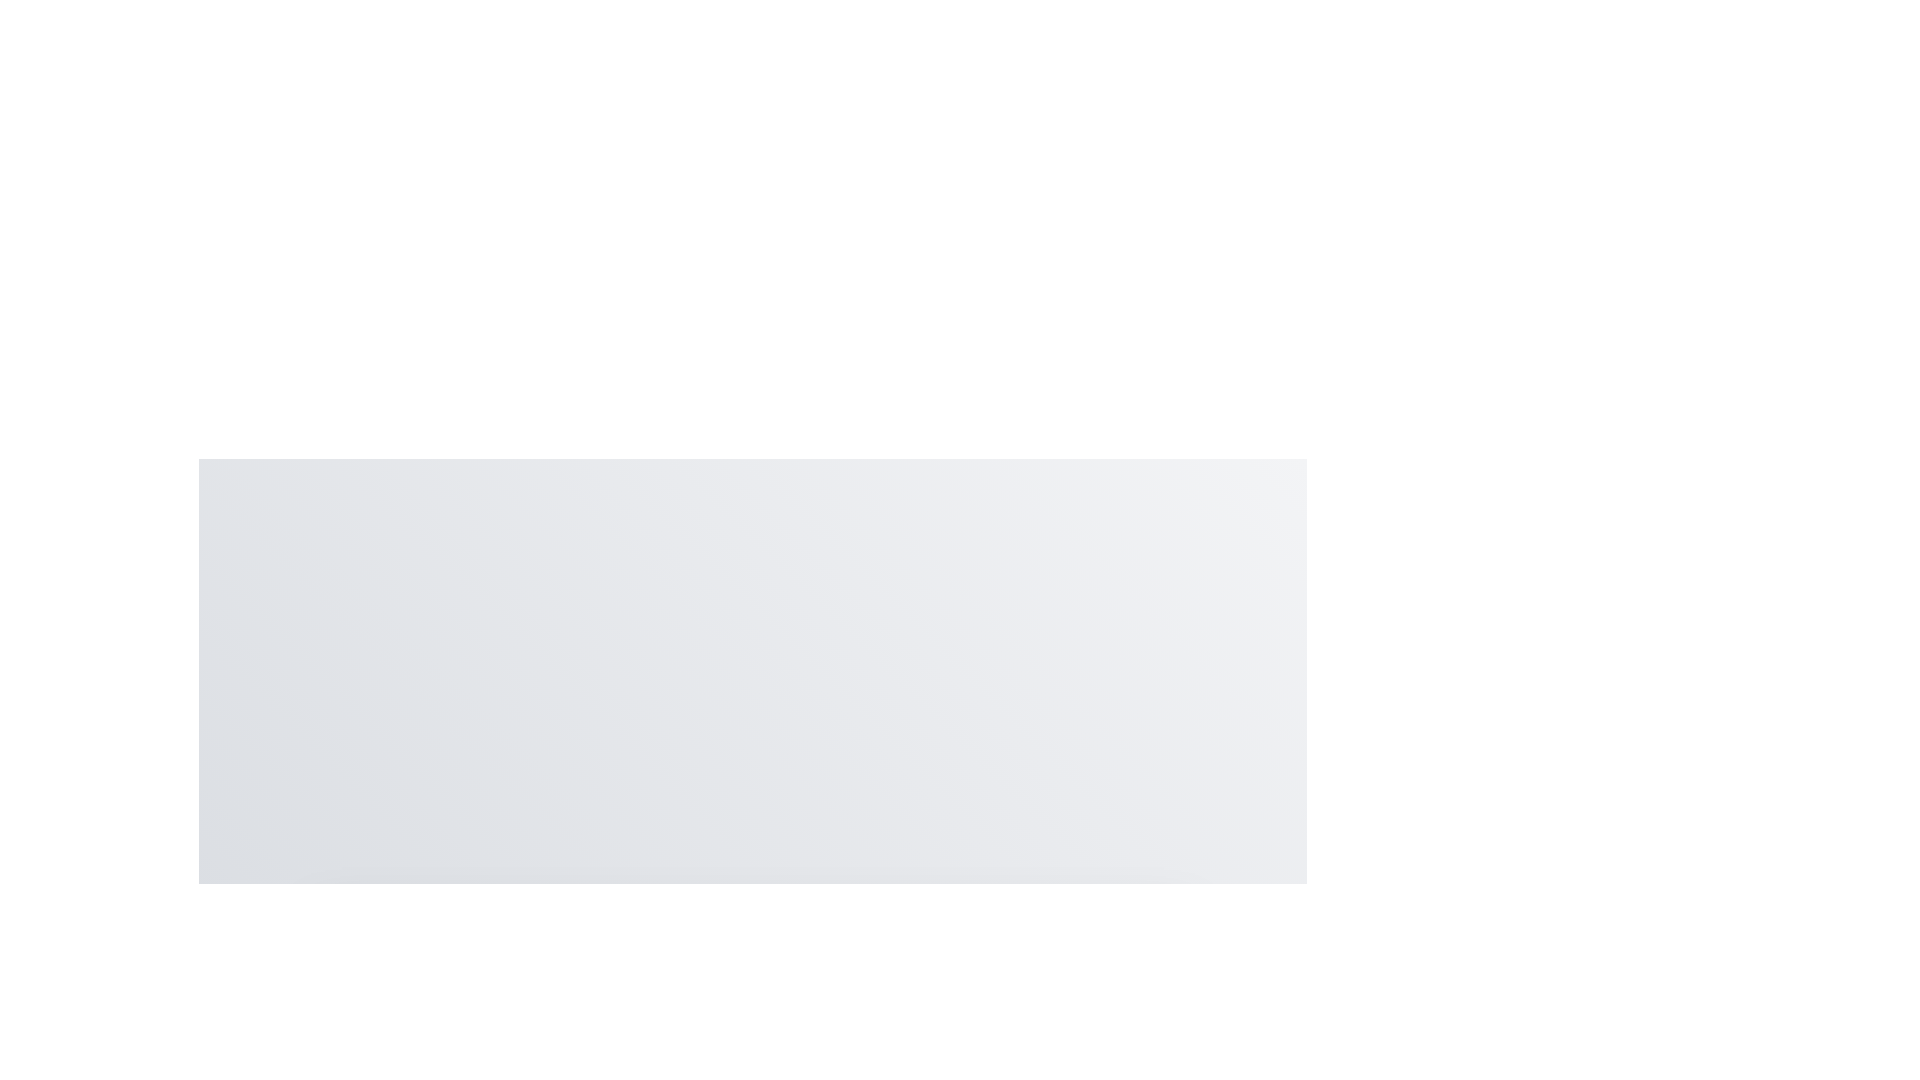  I want to click on the textual content displaying 'Clear skies and warm weather.' which is styled in gray and located below the bold text 'Sunny' in a light blue background area, so click(752, 1049).